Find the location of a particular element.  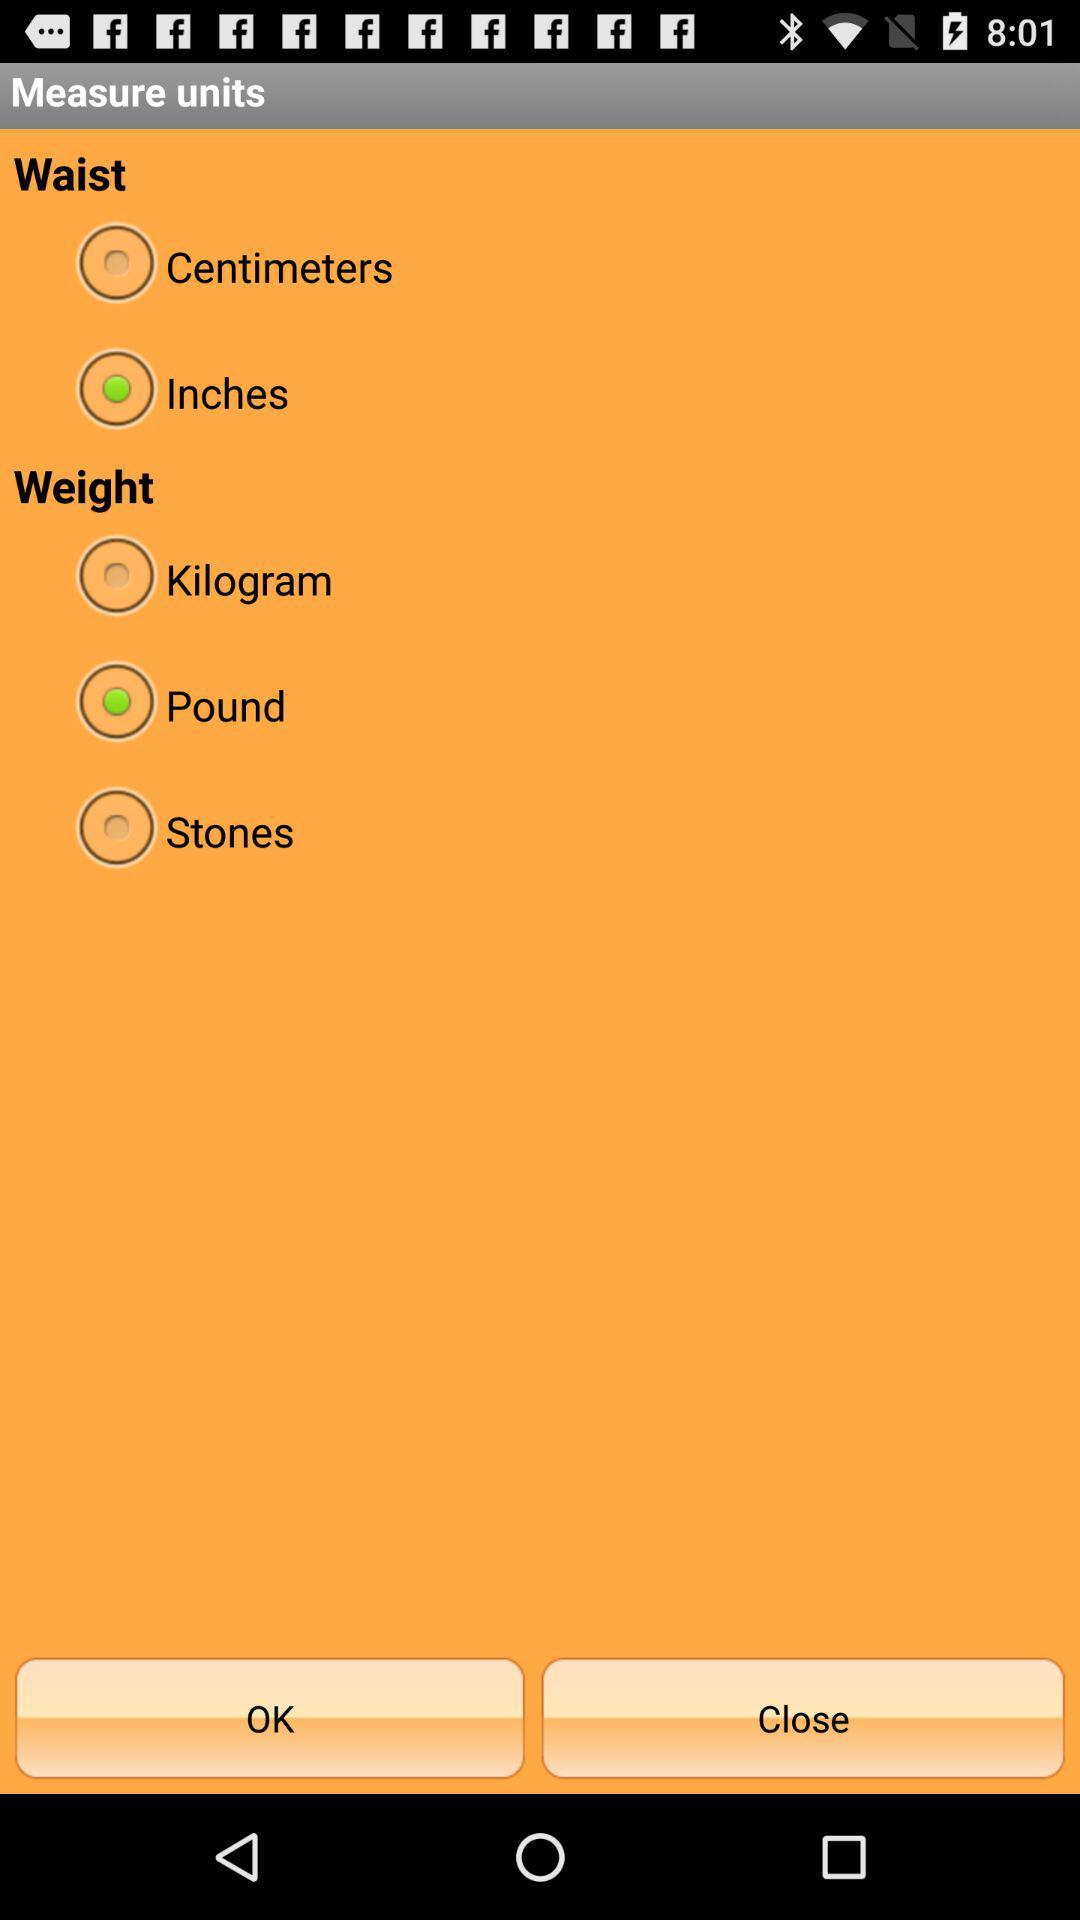

stones icon is located at coordinates (540, 830).